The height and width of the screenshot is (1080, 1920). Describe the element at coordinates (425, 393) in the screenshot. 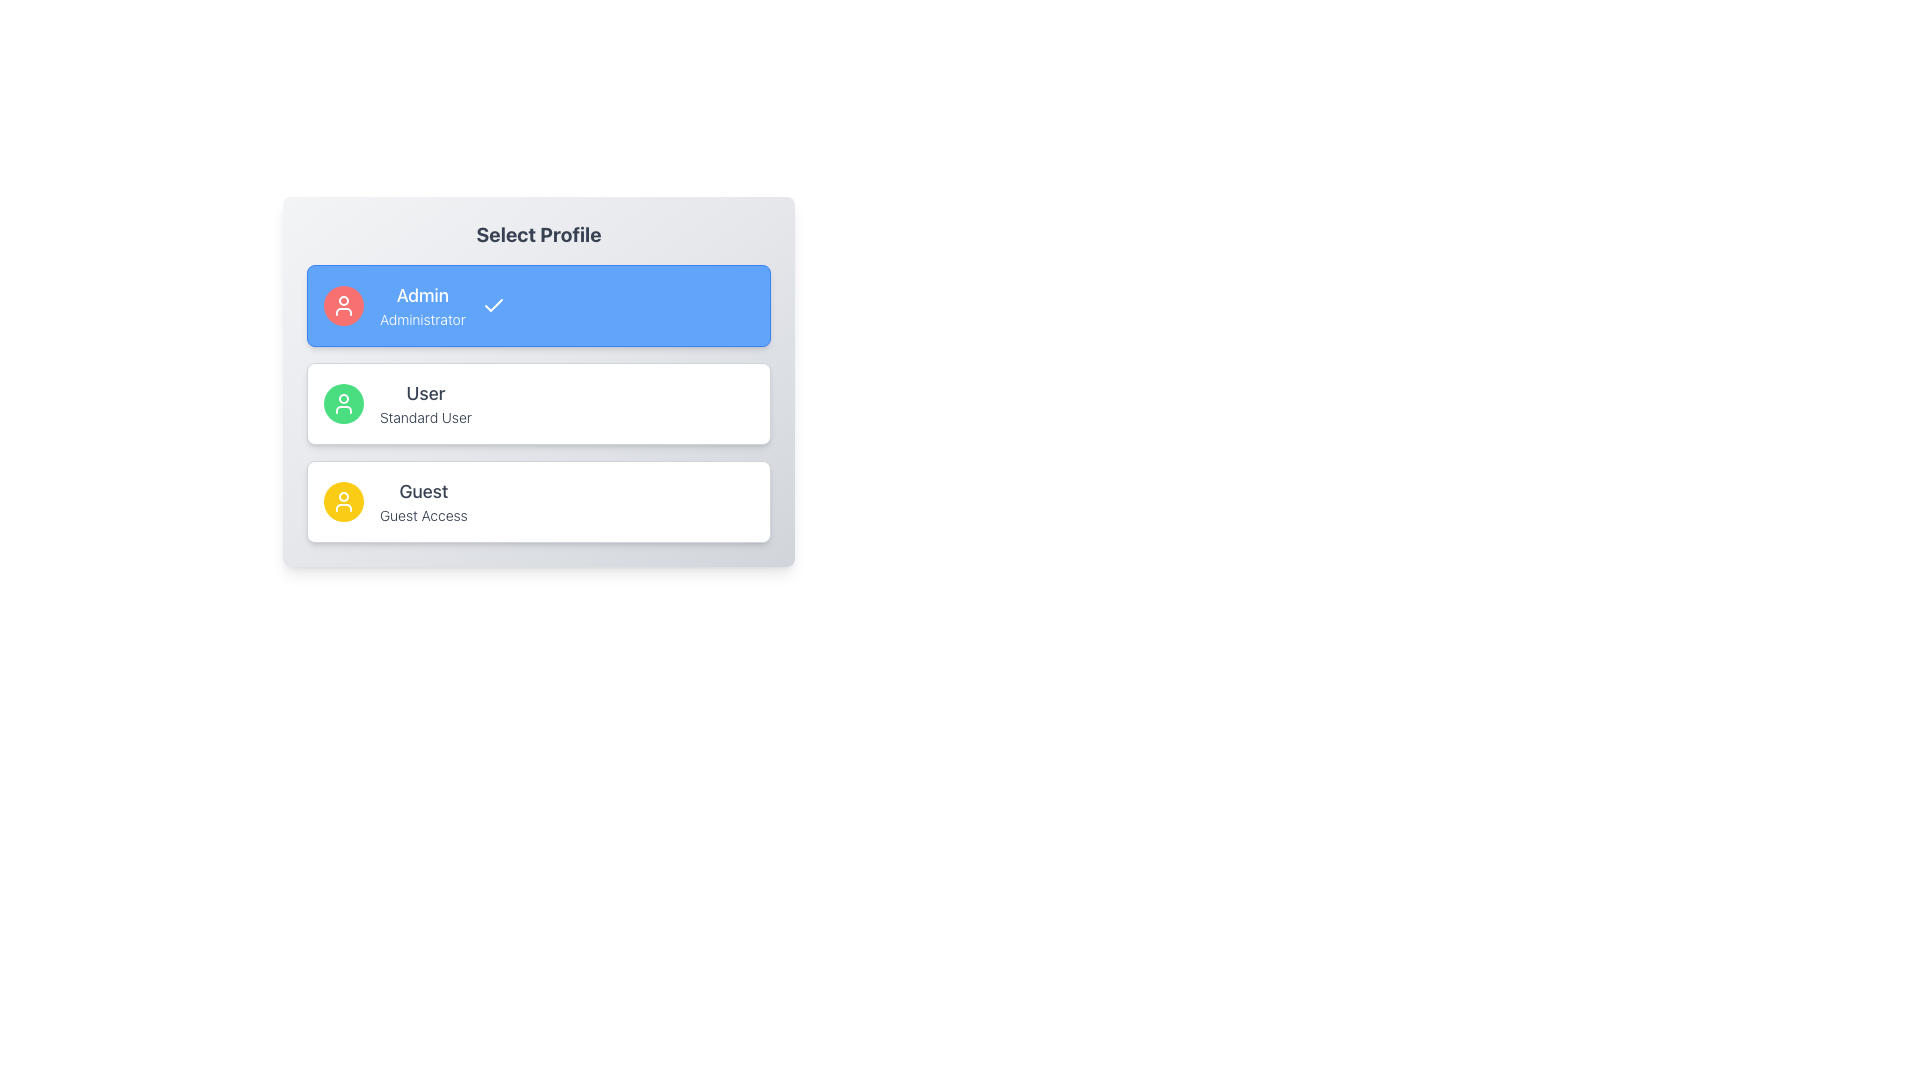

I see `text label indicating the user profile type, which is the title for the associated user profile option located above the subtitle 'Standard User' and to the right of the green circular icon` at that location.